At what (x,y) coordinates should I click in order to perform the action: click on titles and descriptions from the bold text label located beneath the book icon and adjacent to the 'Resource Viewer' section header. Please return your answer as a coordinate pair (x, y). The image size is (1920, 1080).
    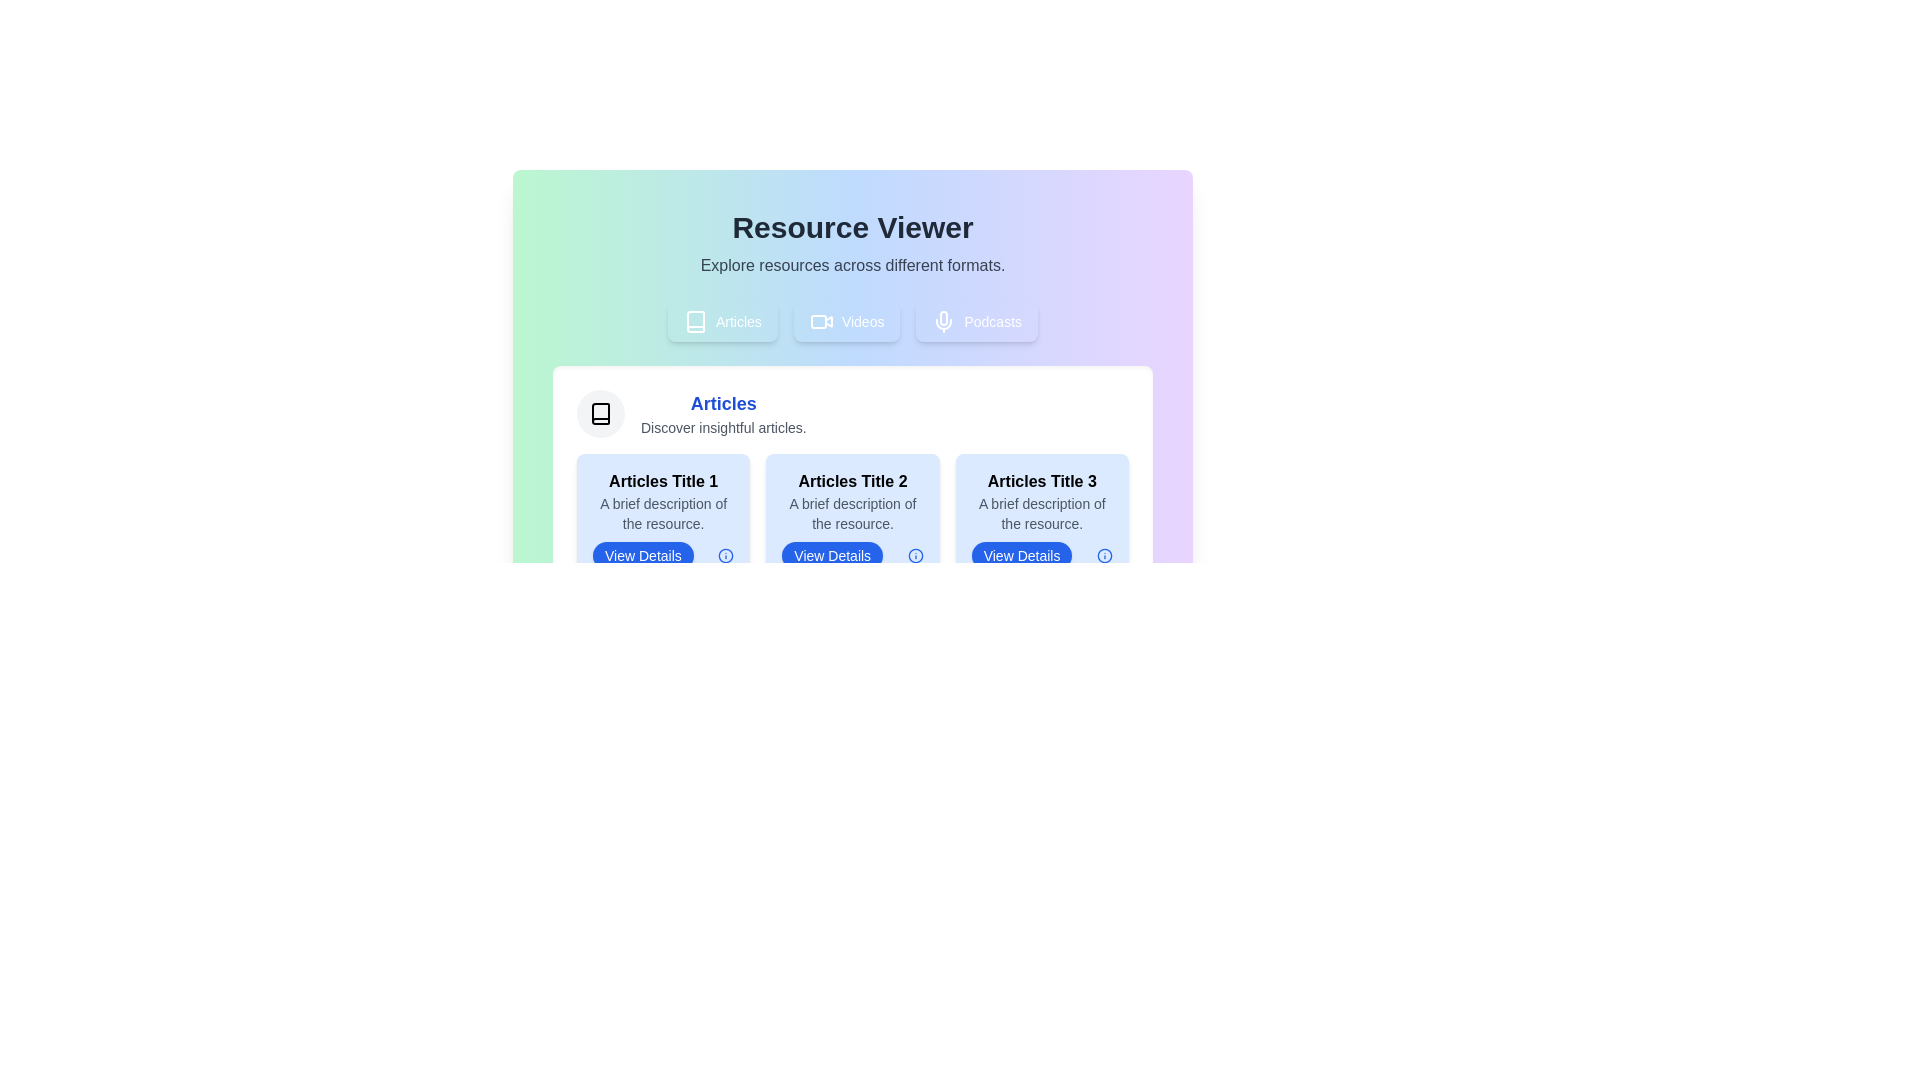
    Looking at the image, I should click on (722, 412).